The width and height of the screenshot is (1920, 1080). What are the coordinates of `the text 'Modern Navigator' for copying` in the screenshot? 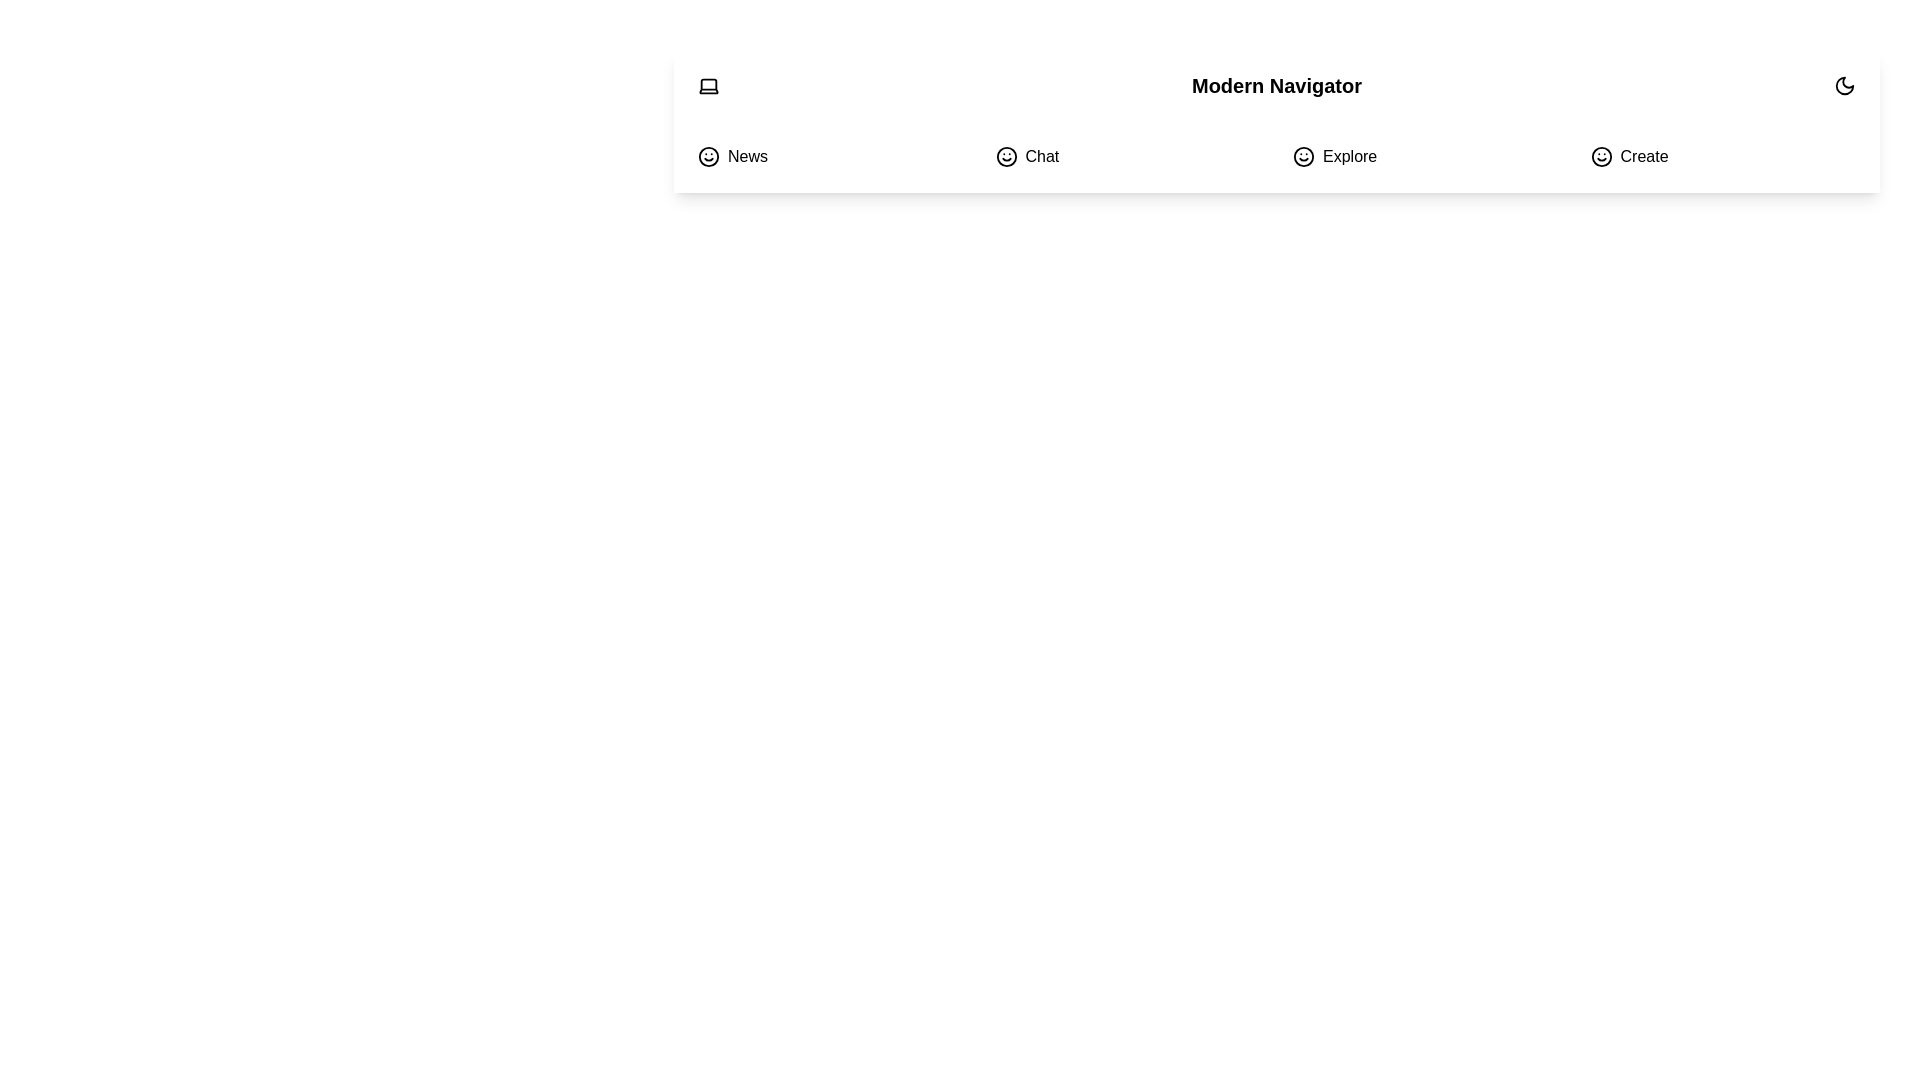 It's located at (1275, 84).